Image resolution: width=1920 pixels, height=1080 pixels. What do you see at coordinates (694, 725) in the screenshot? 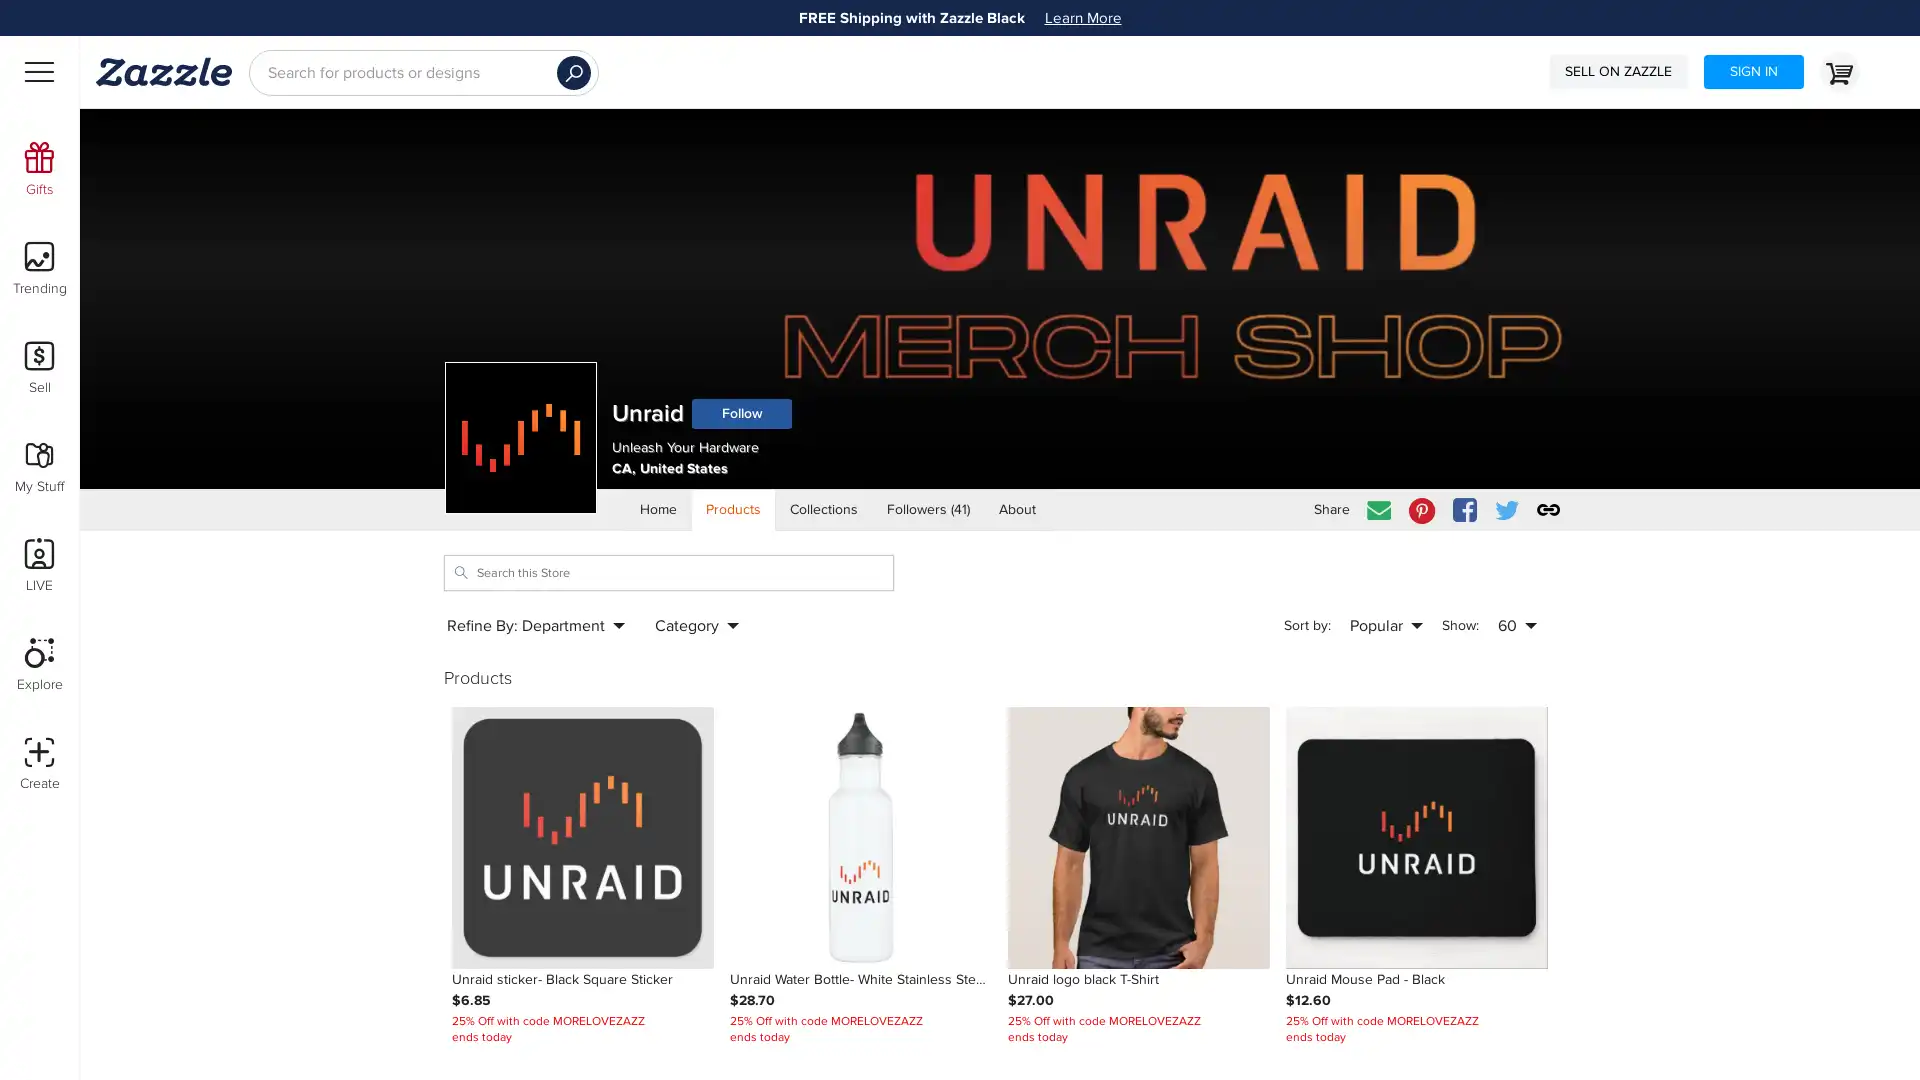
I see `Like` at bounding box center [694, 725].